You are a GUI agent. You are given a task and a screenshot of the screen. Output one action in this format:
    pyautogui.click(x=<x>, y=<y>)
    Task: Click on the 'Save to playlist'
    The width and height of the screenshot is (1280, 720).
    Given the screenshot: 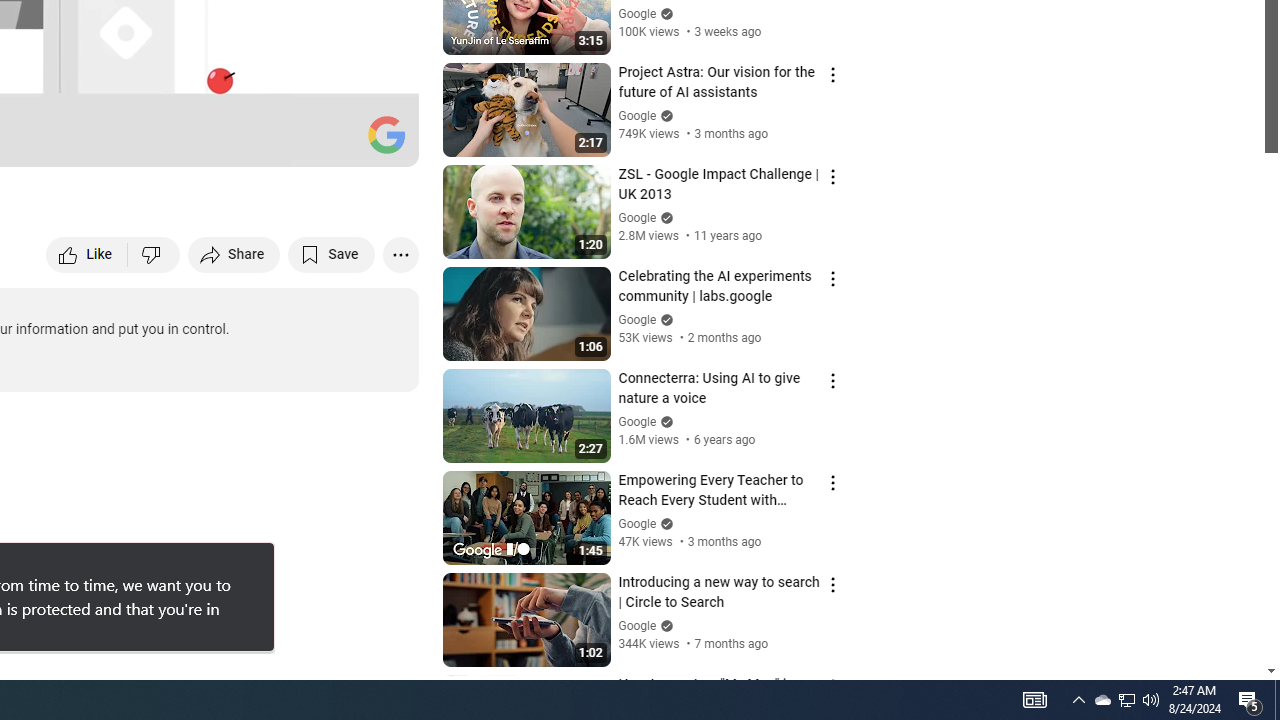 What is the action you would take?
    pyautogui.click(x=331, y=253)
    